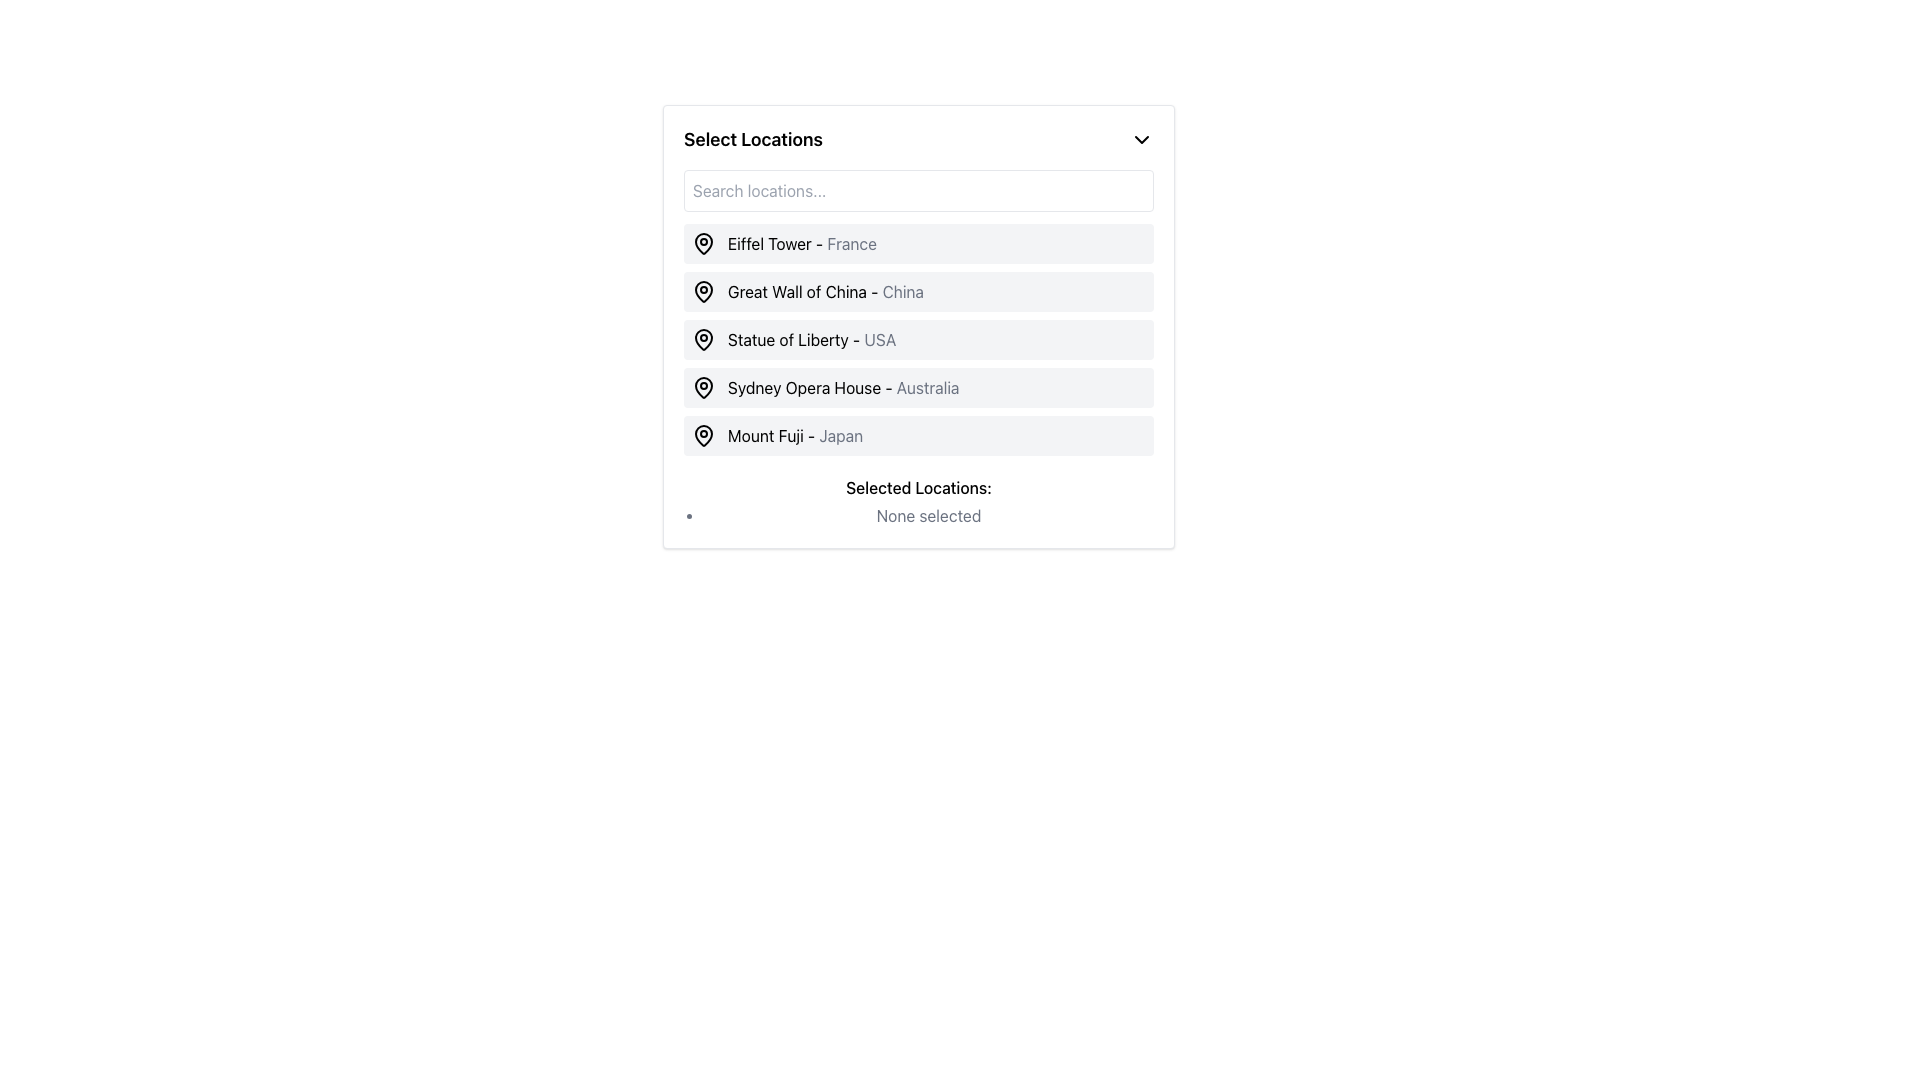  I want to click on the pin icon located to the left of the 'Great Wall of China - China' text in the locations list, so click(704, 290).